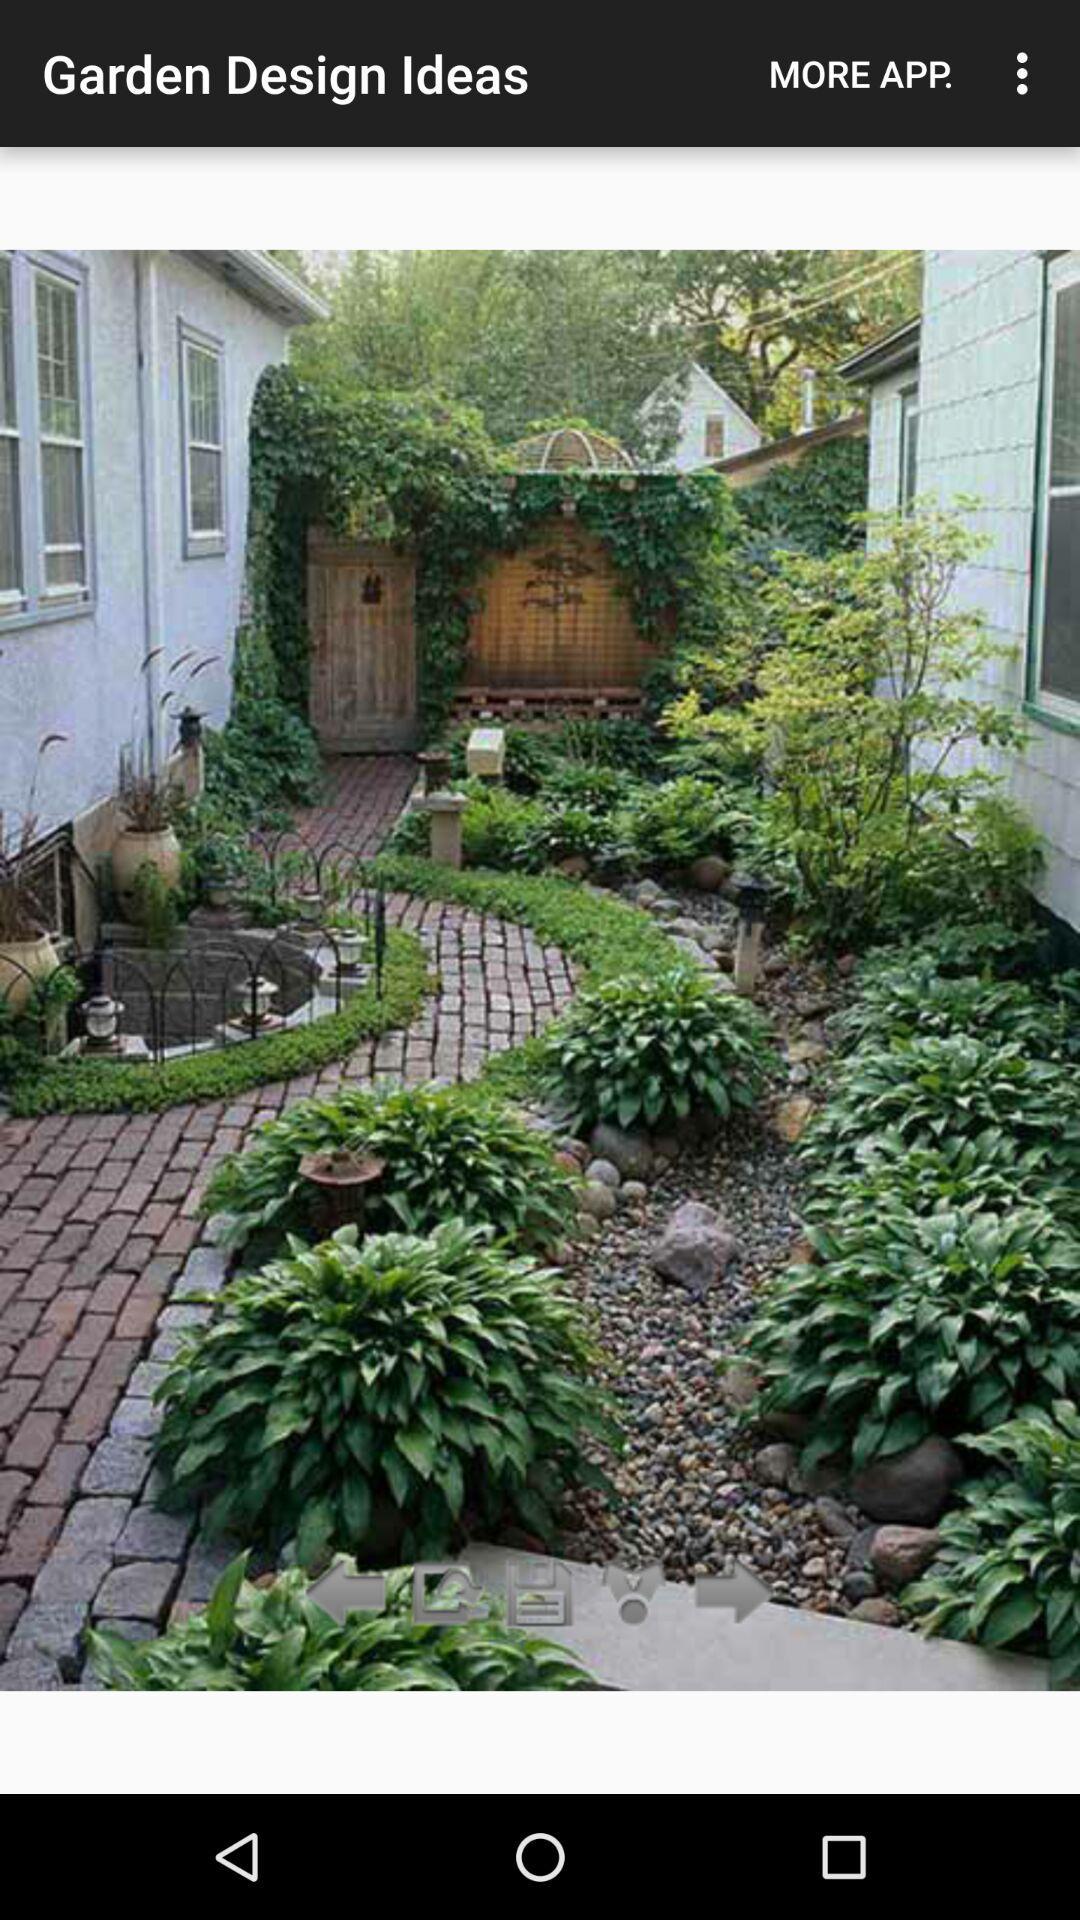 This screenshot has width=1080, height=1920. Describe the element at coordinates (350, 1593) in the screenshot. I see `go back` at that location.